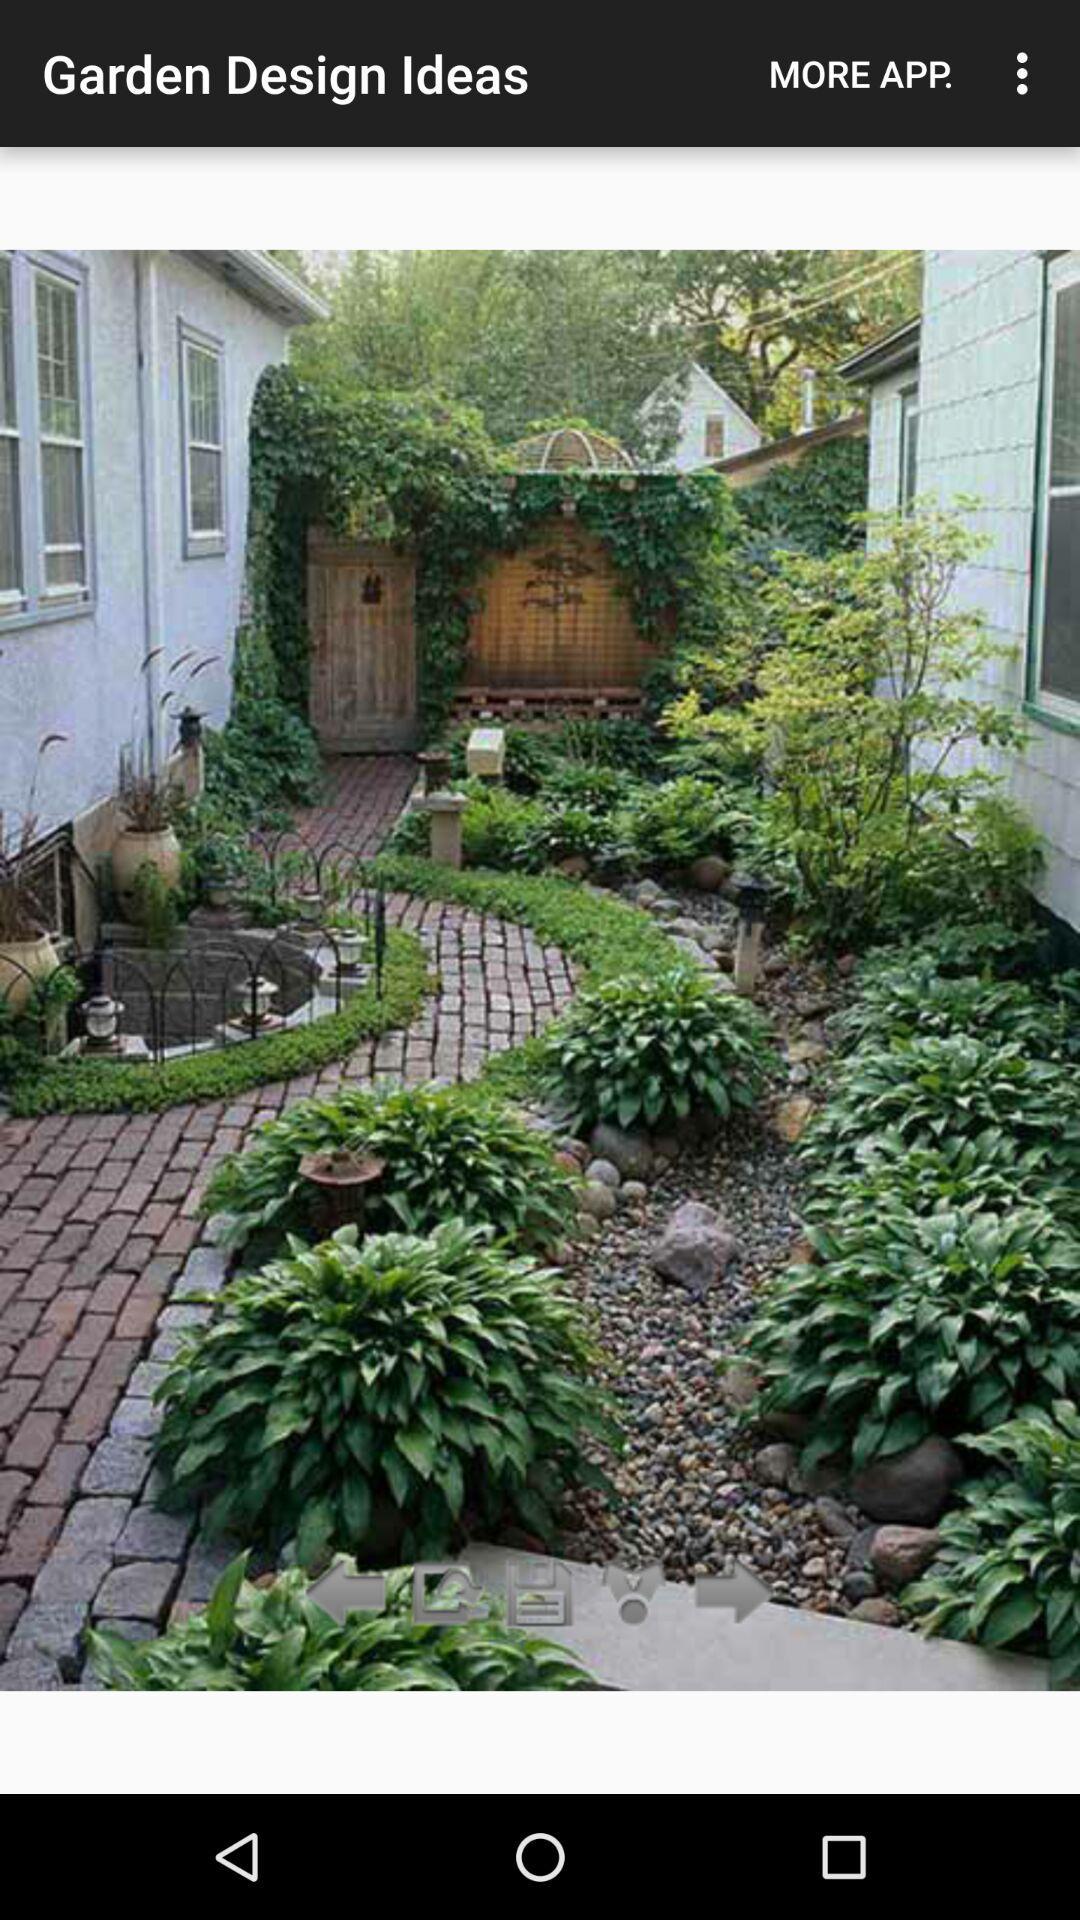 This screenshot has width=1080, height=1920. Describe the element at coordinates (350, 1593) in the screenshot. I see `go back` at that location.